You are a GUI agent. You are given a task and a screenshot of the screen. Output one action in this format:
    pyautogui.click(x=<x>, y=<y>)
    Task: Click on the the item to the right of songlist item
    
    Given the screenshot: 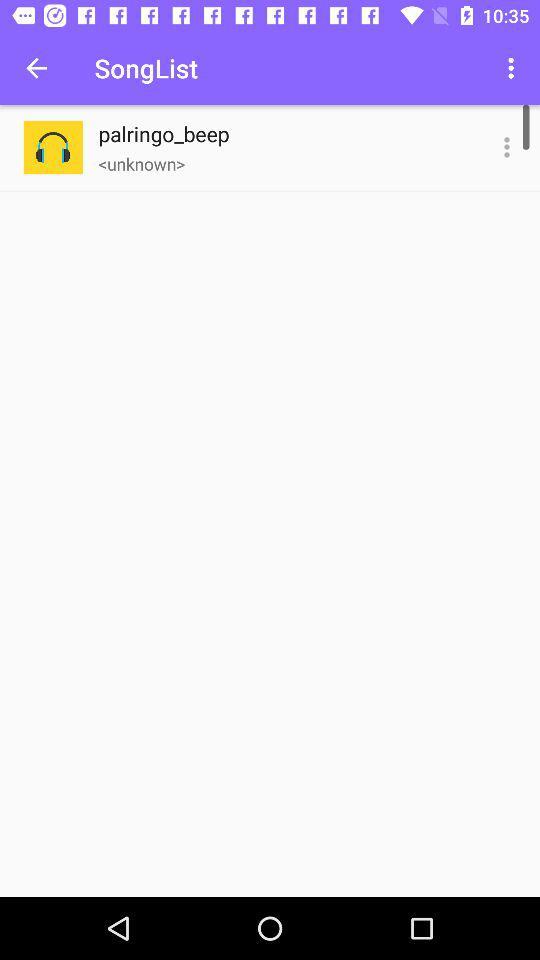 What is the action you would take?
    pyautogui.click(x=513, y=68)
    